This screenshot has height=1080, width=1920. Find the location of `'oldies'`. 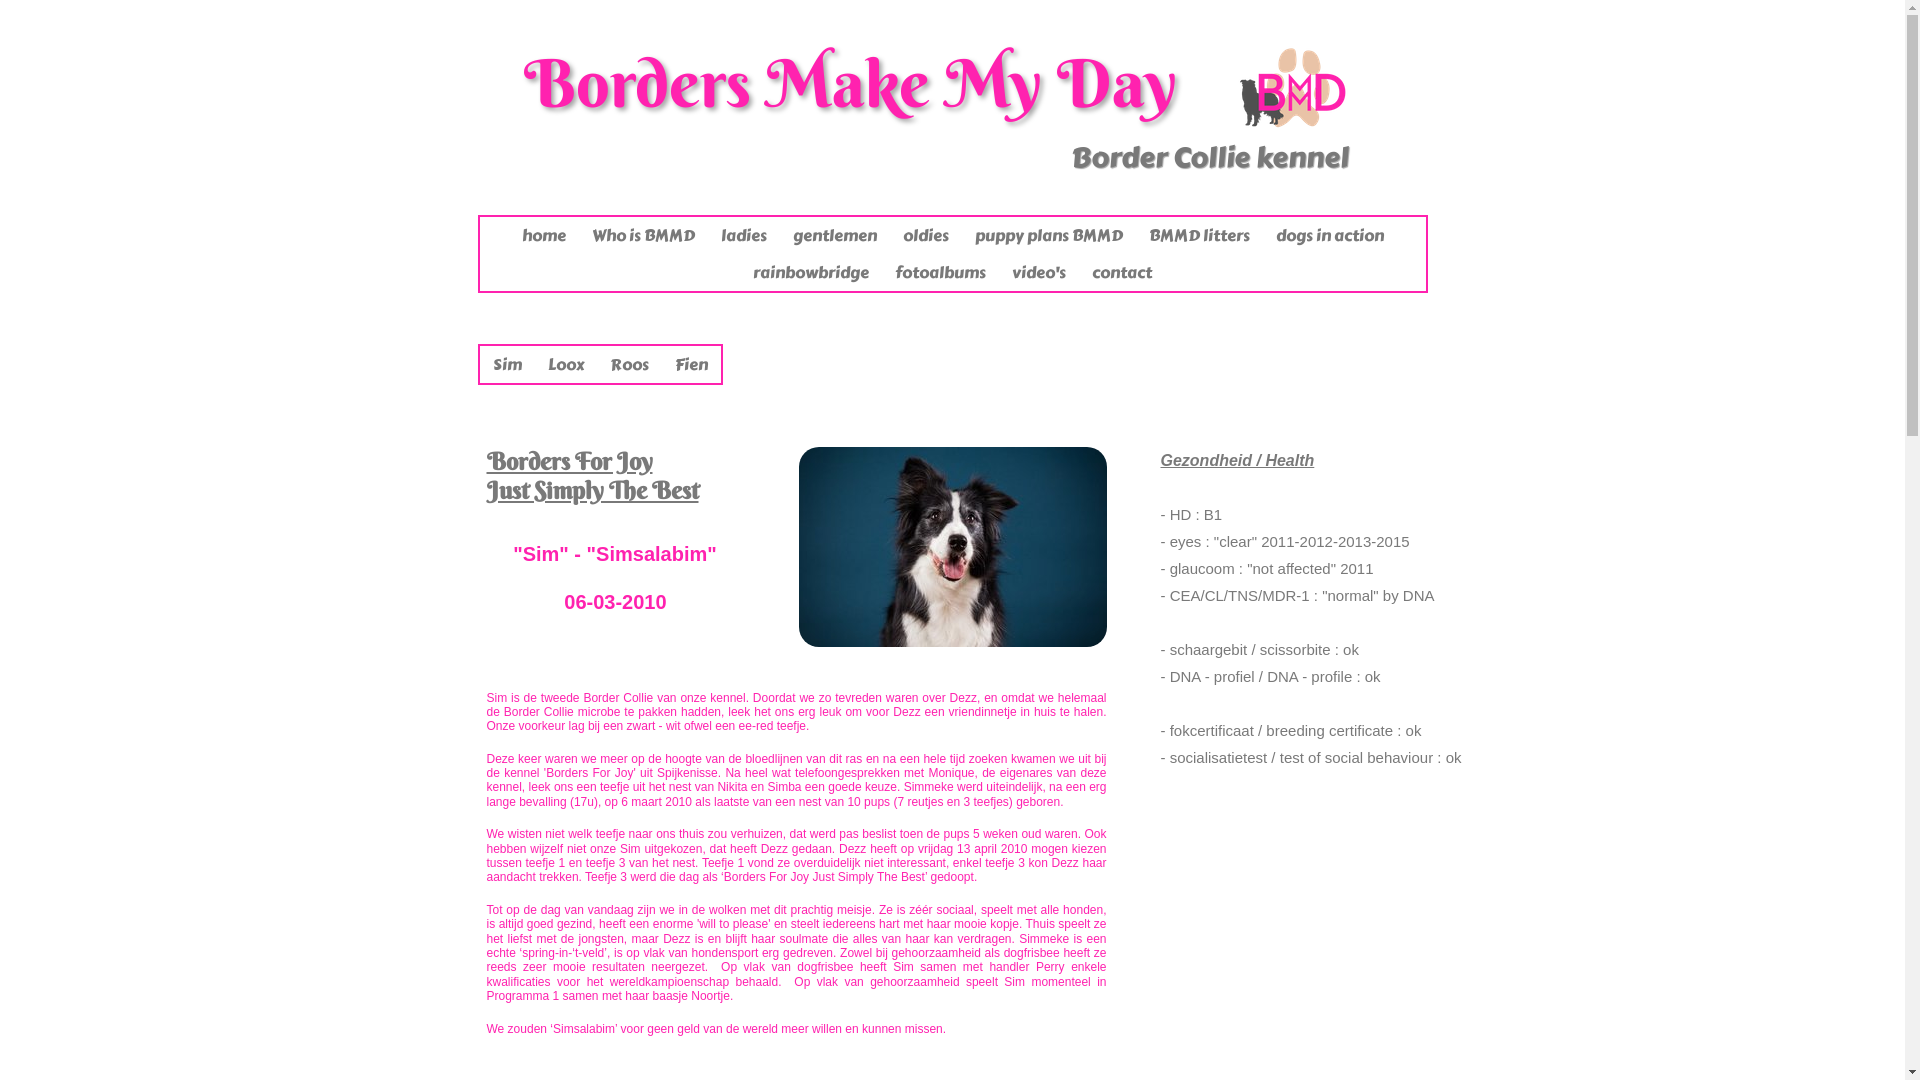

'oldies' is located at coordinates (925, 234).